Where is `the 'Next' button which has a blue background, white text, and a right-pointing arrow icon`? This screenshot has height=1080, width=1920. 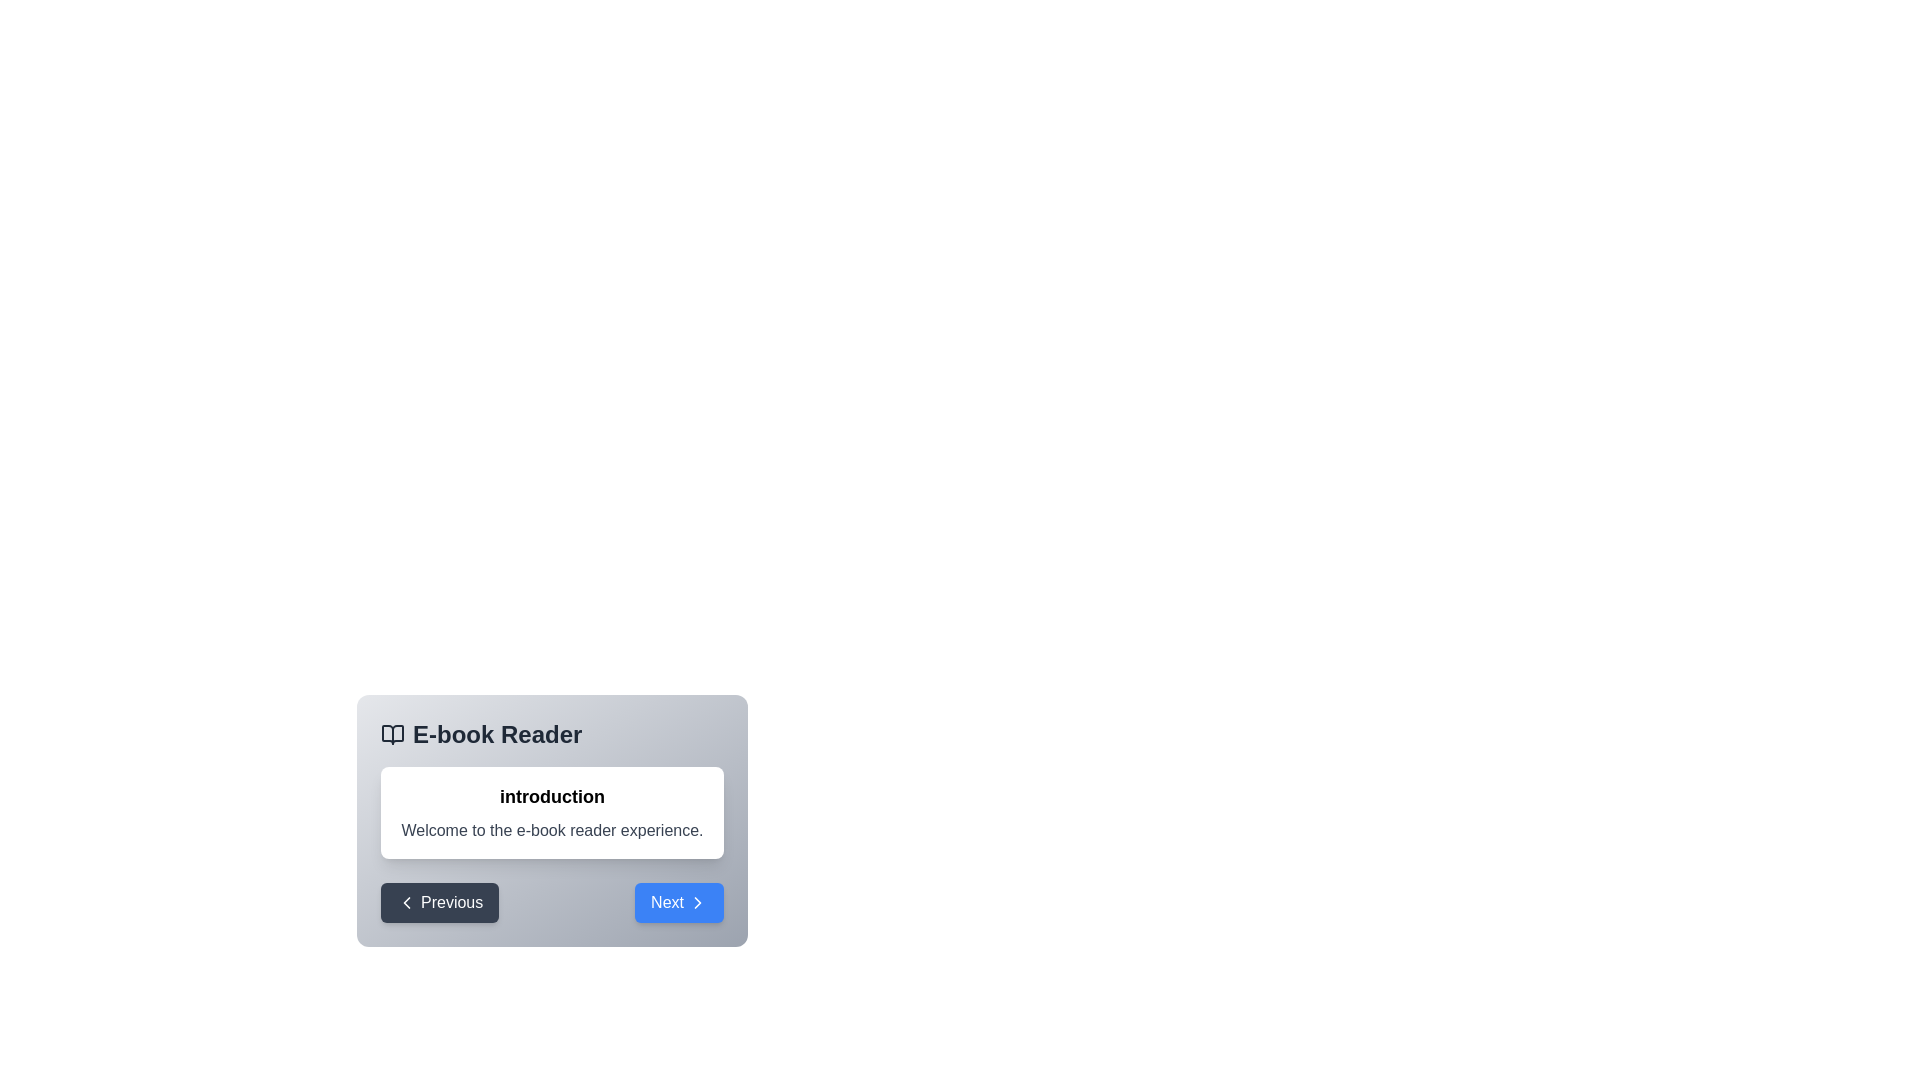
the 'Next' button which has a blue background, white text, and a right-pointing arrow icon is located at coordinates (679, 902).